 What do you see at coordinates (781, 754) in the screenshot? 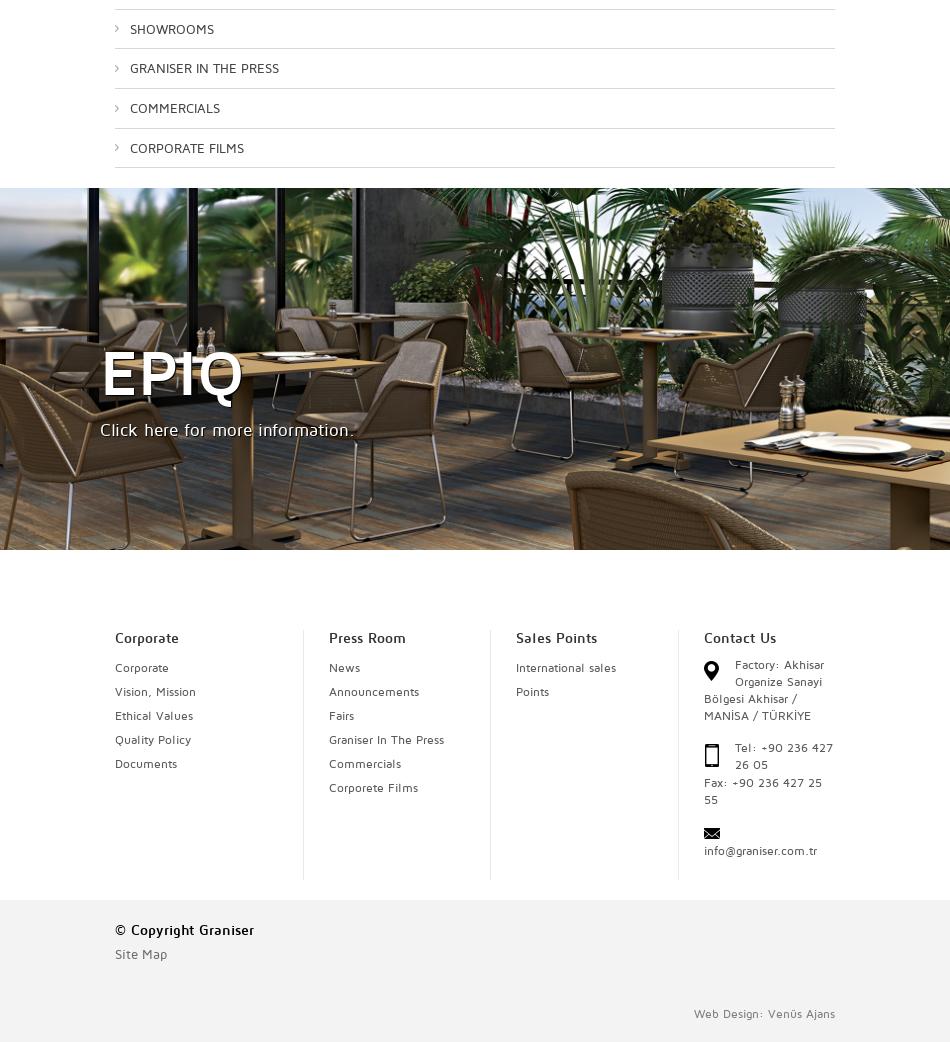
I see `'Tel: +90 236 427 26 05'` at bounding box center [781, 754].